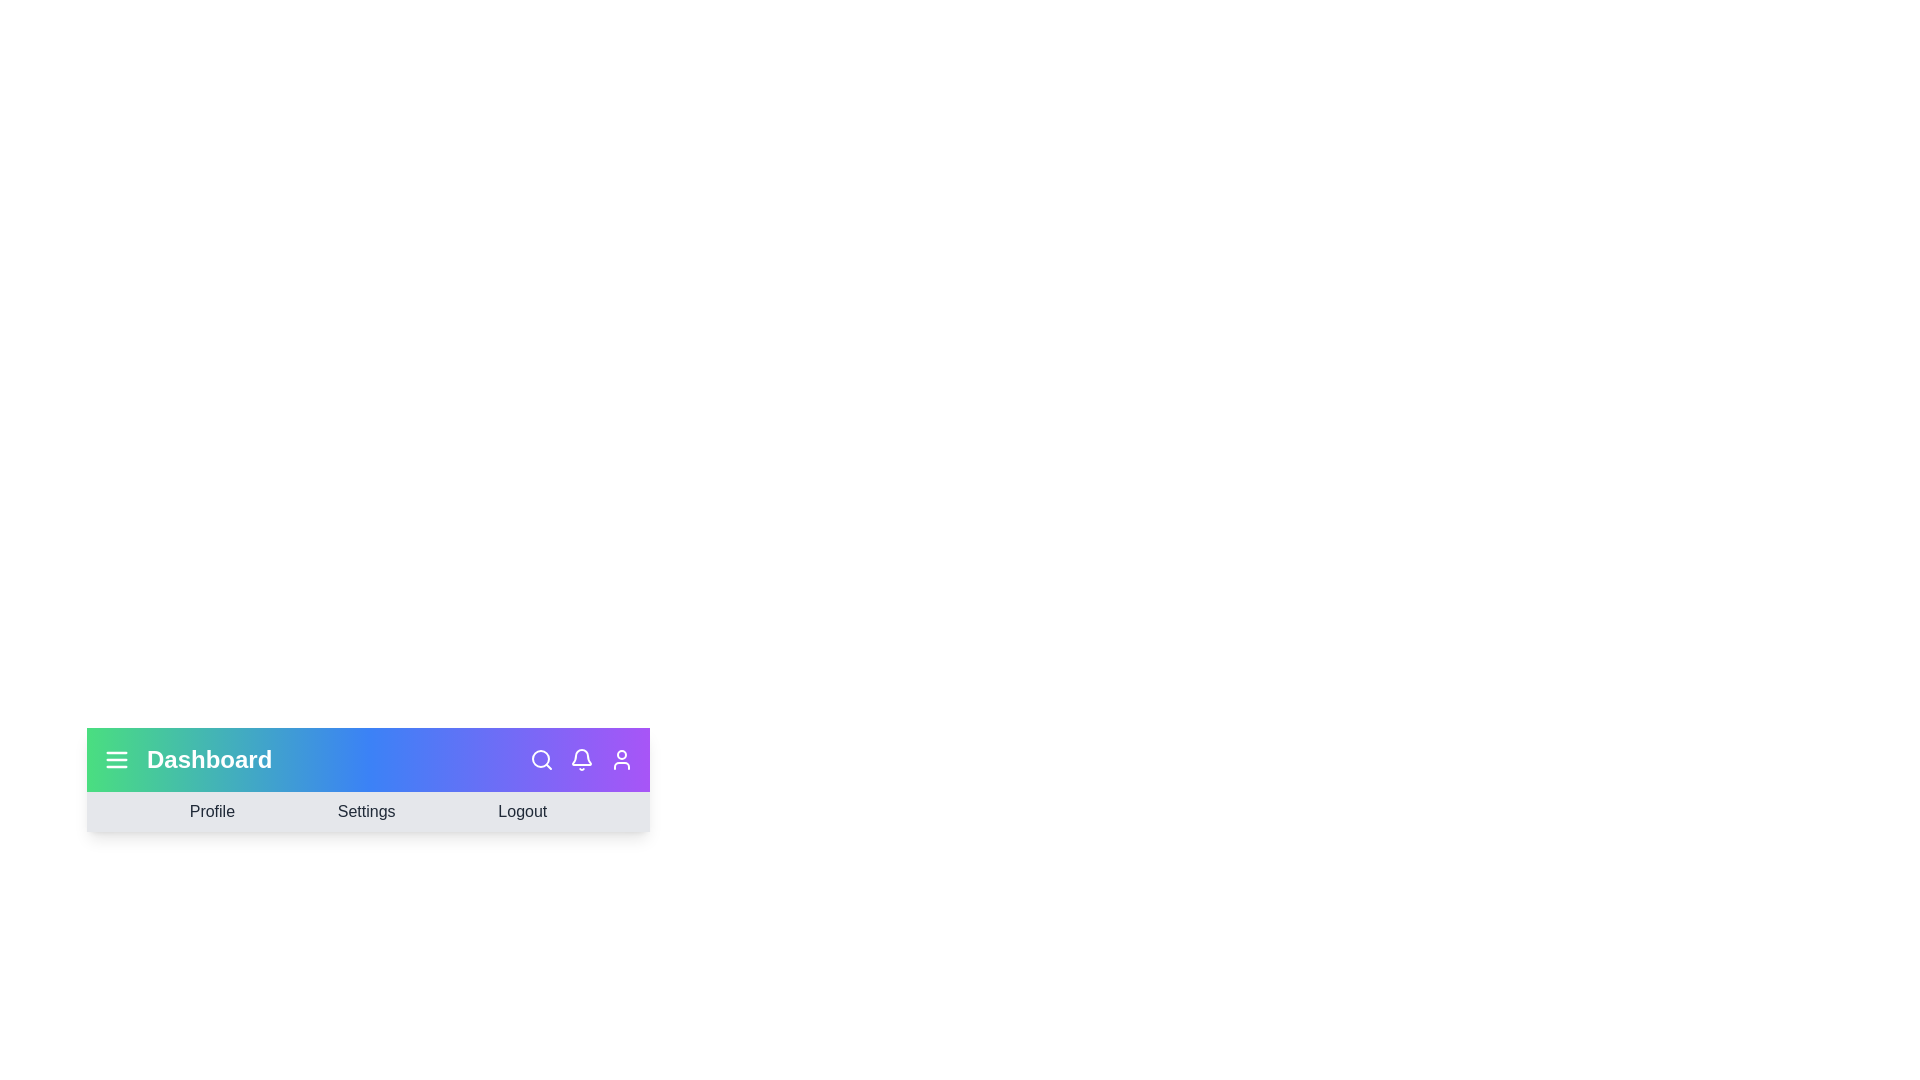 The image size is (1920, 1080). I want to click on the 'Settings' menu item, so click(366, 812).